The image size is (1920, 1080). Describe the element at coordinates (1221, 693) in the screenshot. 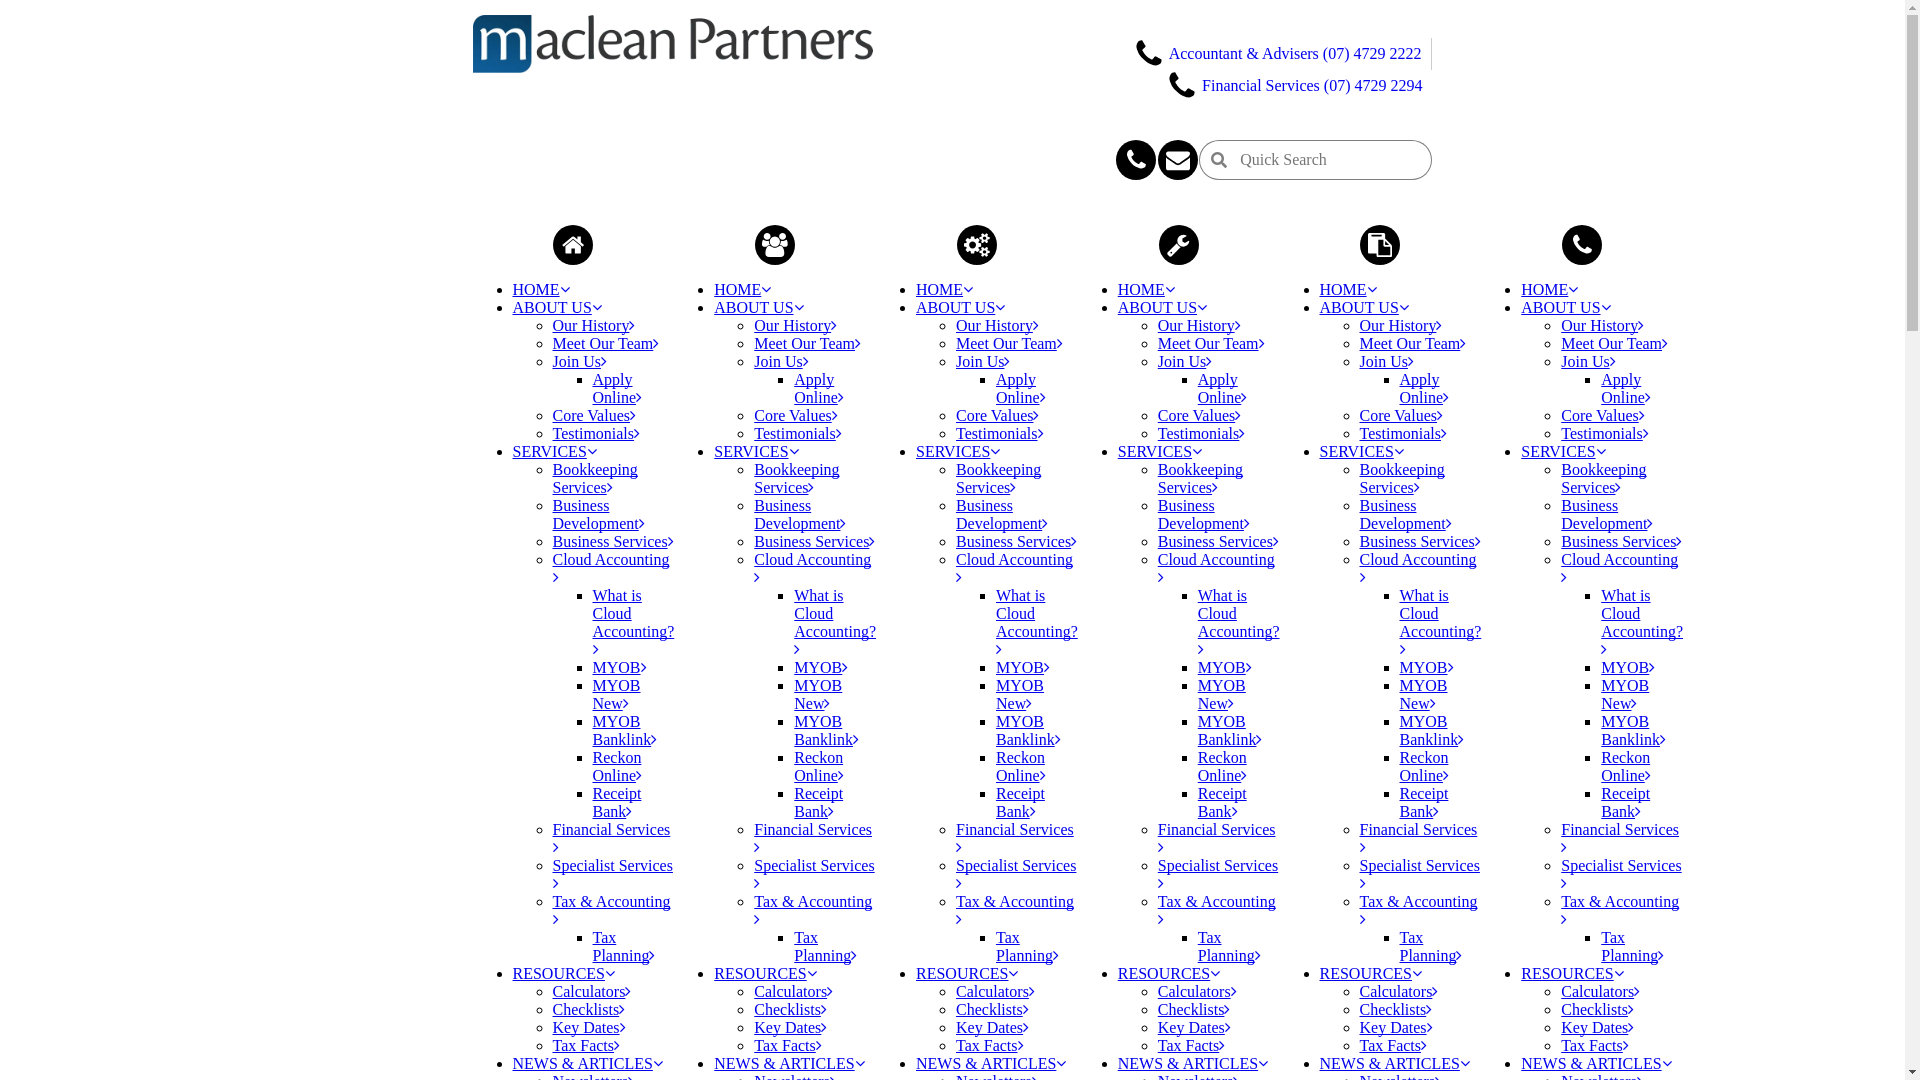

I see `'MYOB New'` at that location.